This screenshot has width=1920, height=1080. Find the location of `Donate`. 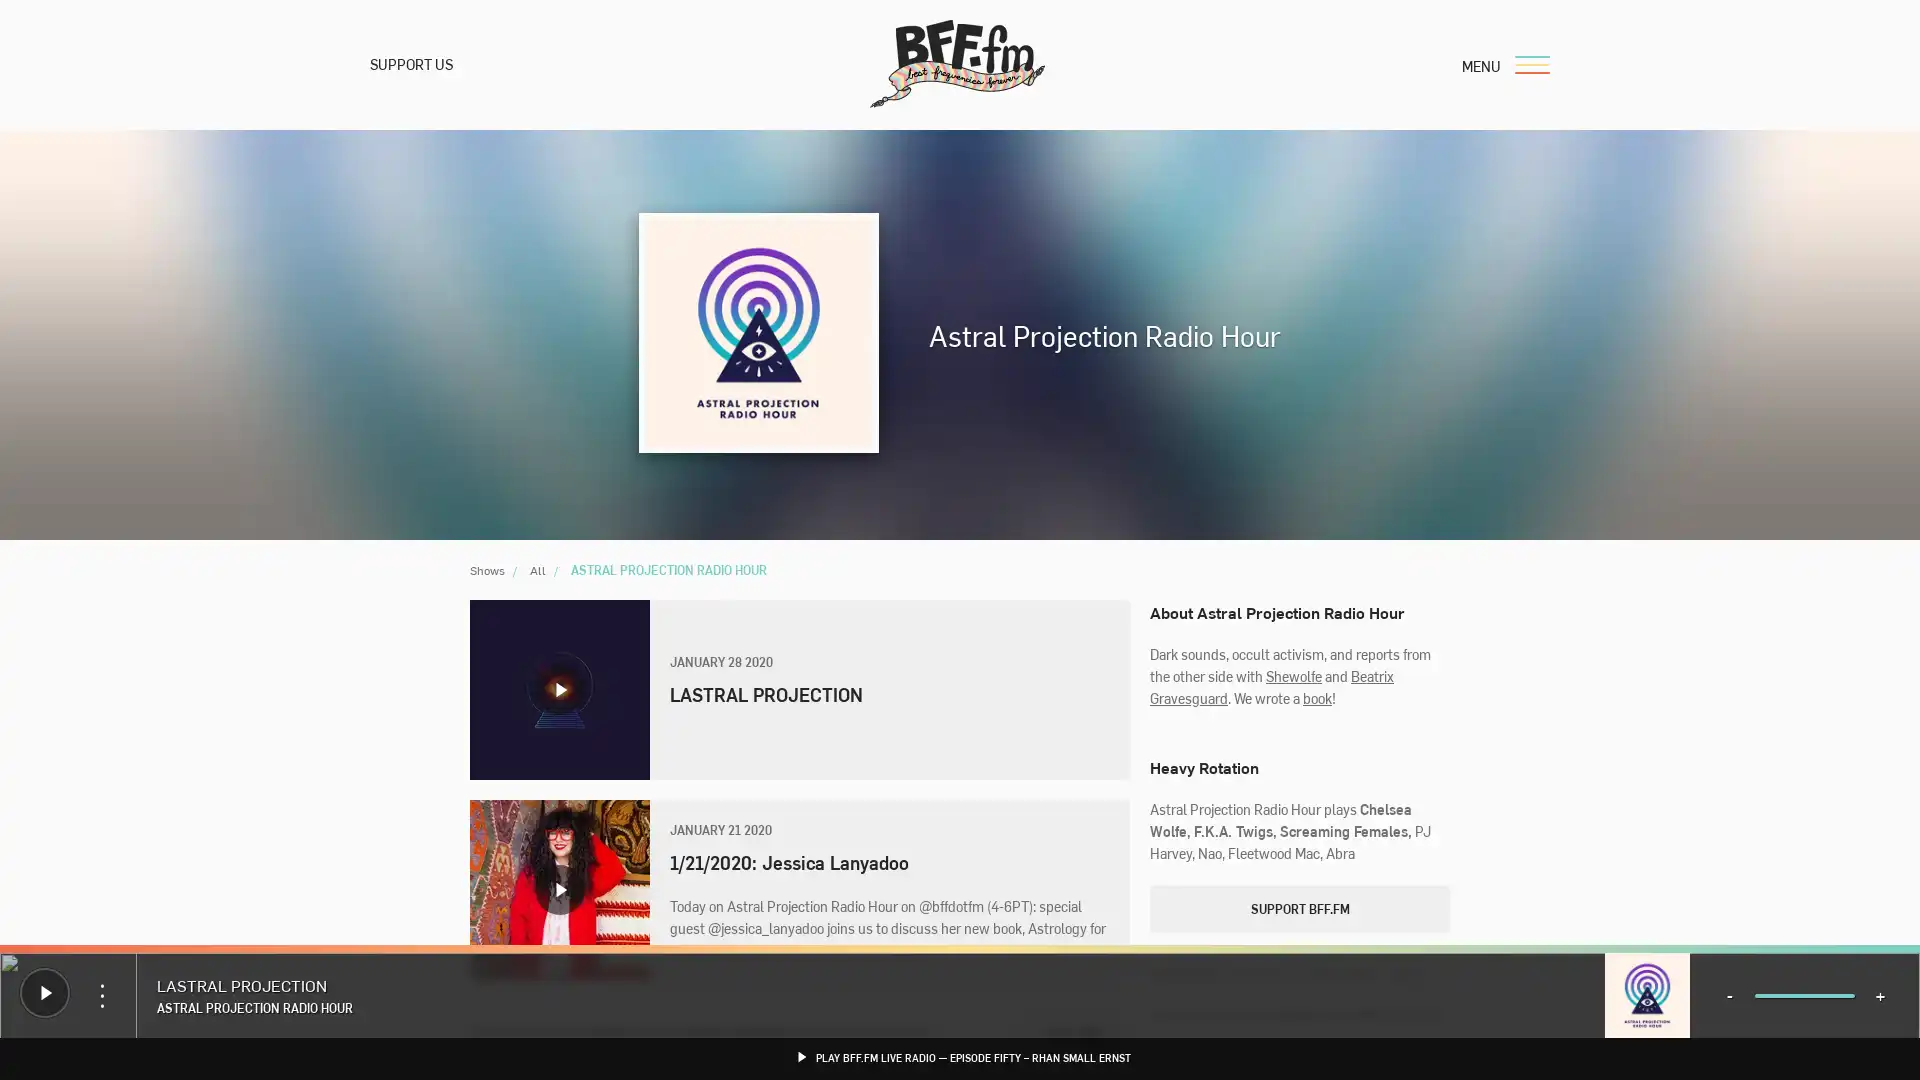

Donate is located at coordinates (65, 986).